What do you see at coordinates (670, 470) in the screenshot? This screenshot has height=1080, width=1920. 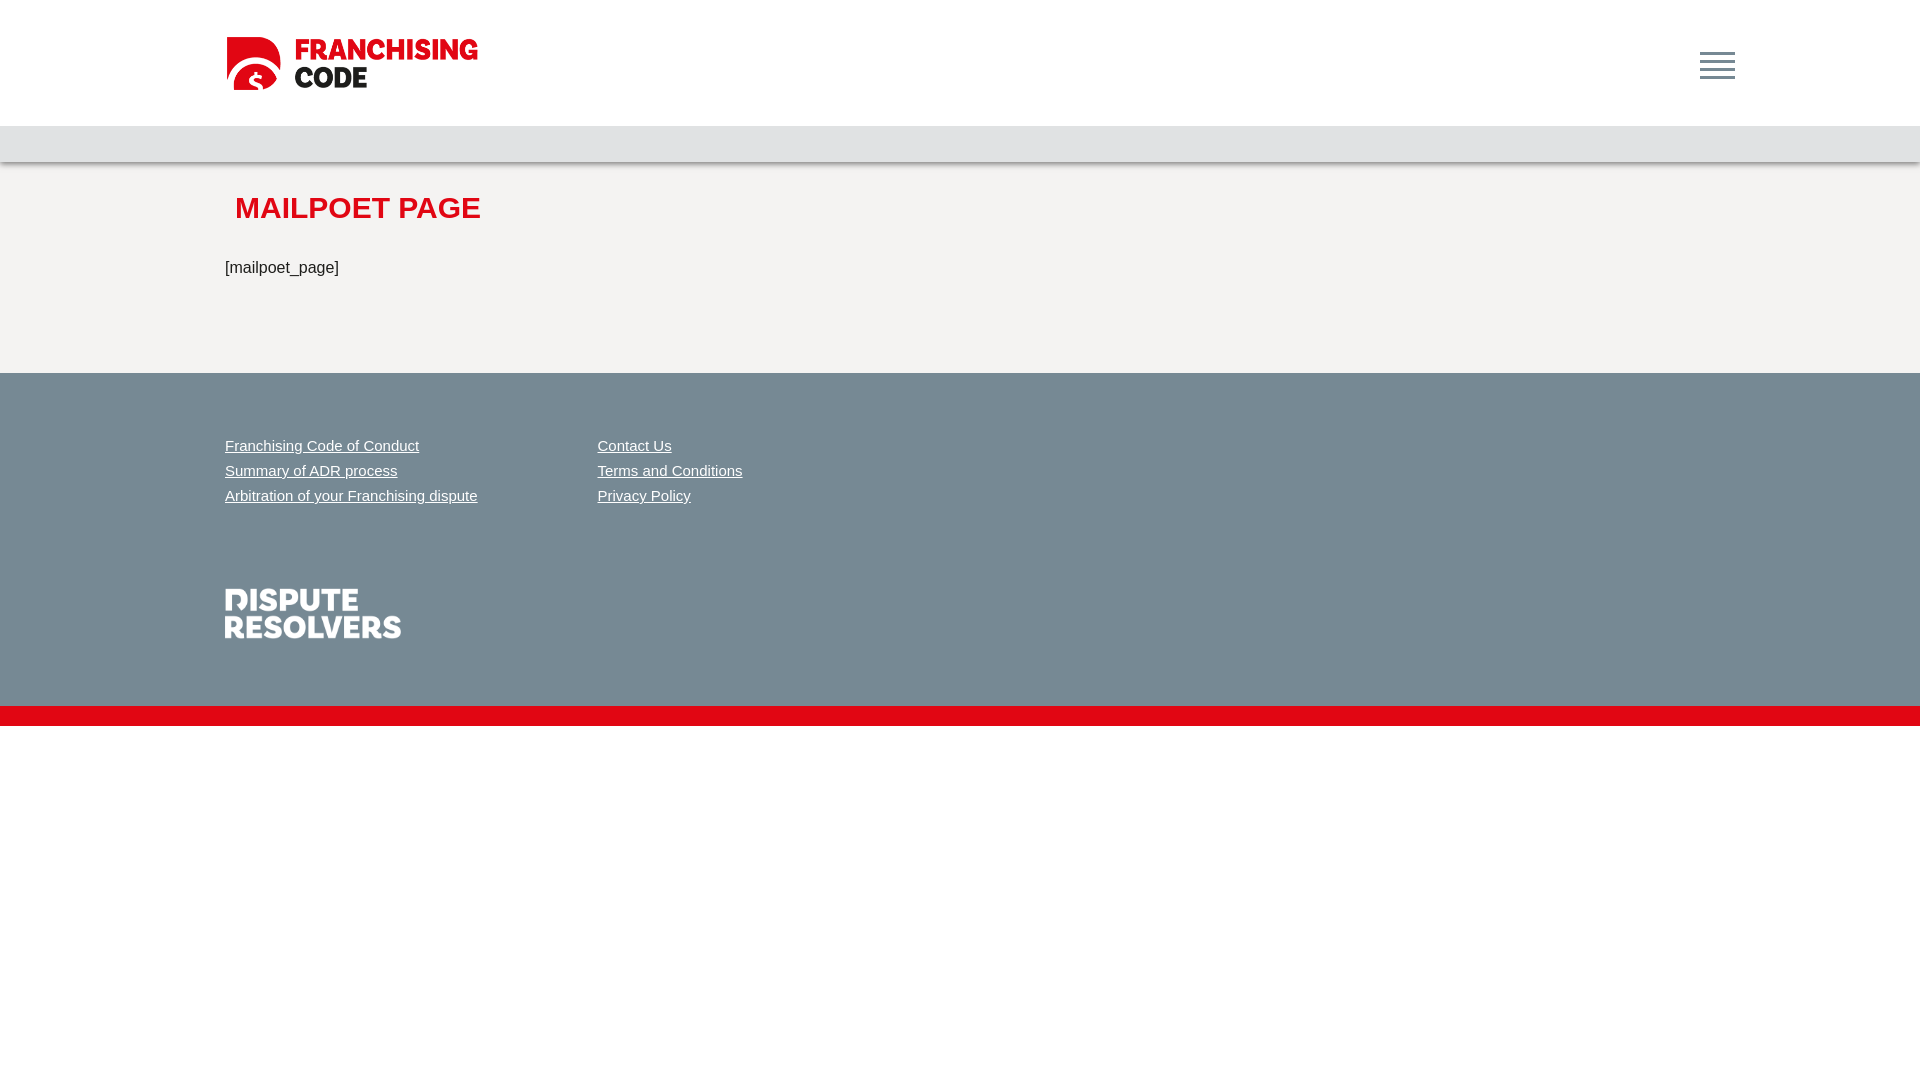 I see `'Terms and Conditions'` at bounding box center [670, 470].